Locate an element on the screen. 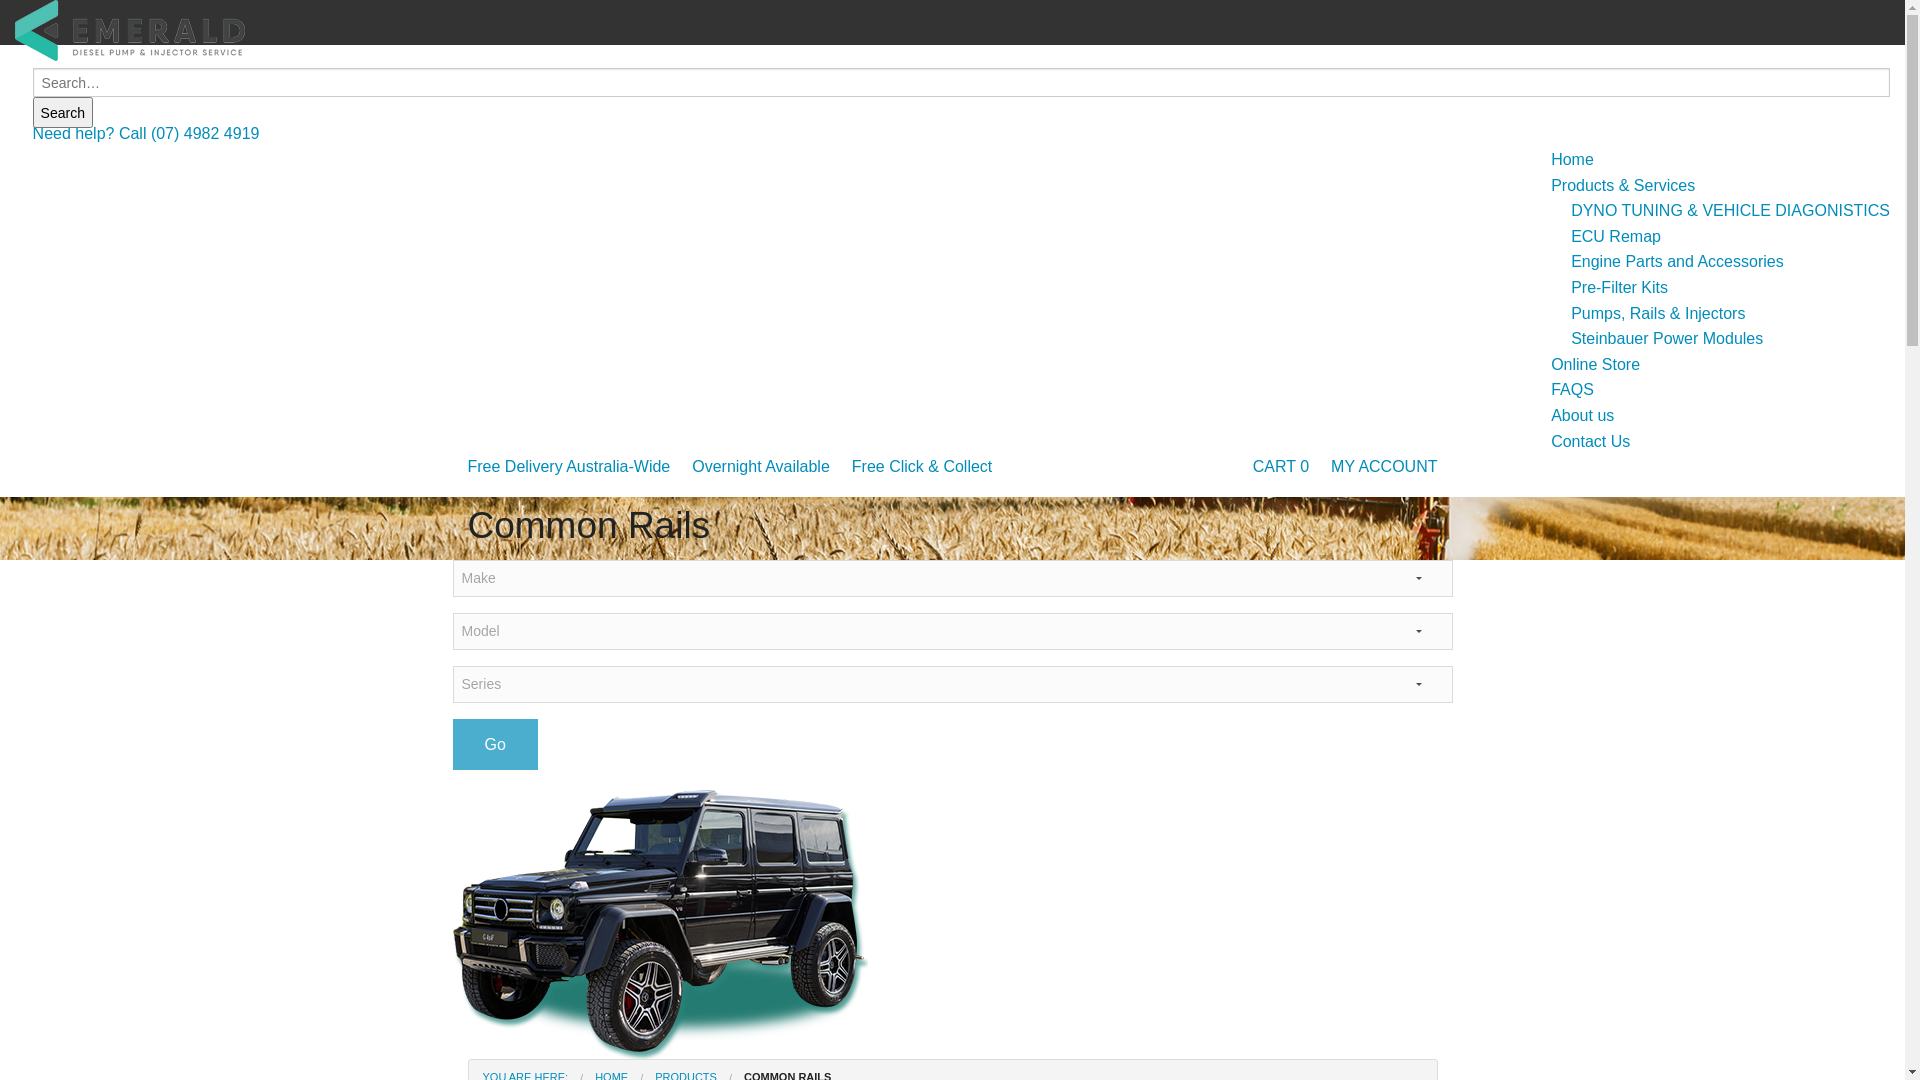 Image resolution: width=1920 pixels, height=1080 pixels. 'ECU Remap' is located at coordinates (1616, 235).